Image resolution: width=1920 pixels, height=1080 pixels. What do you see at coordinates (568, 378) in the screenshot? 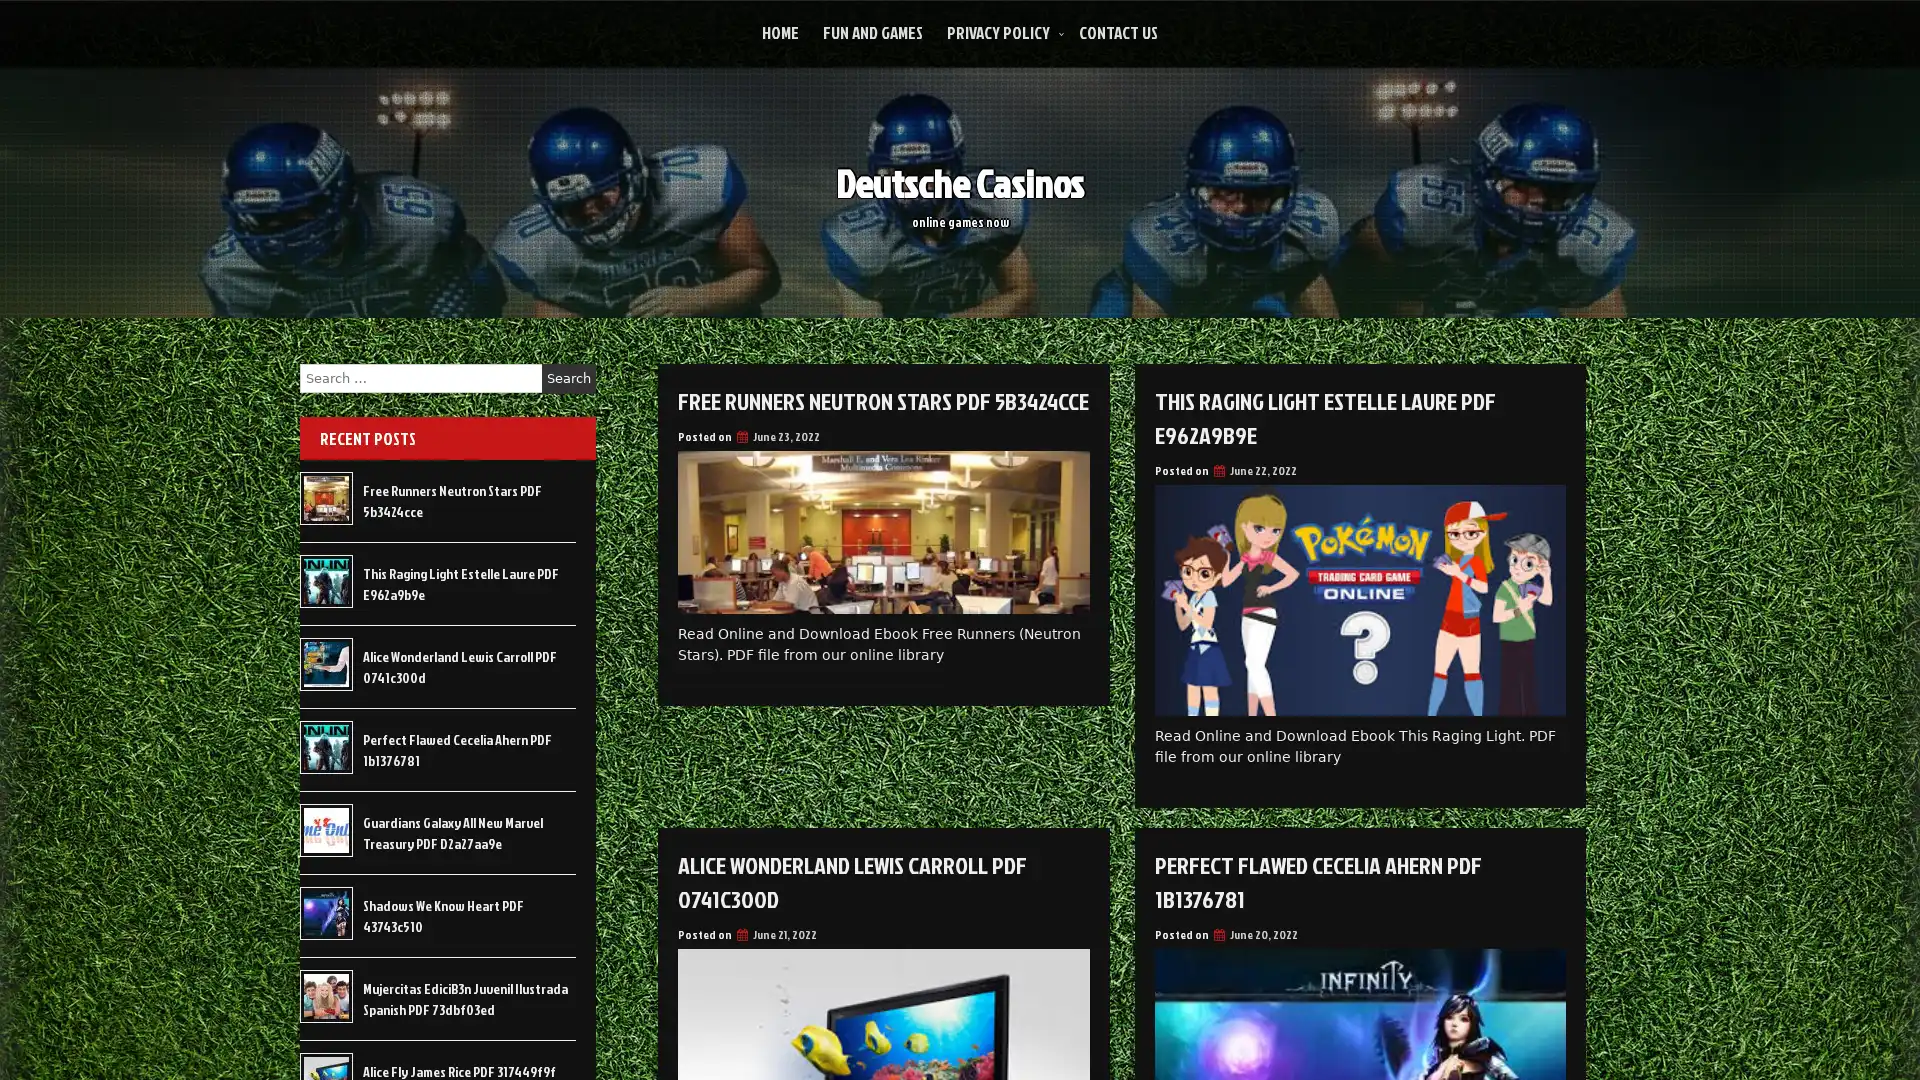
I see `Search` at bounding box center [568, 378].